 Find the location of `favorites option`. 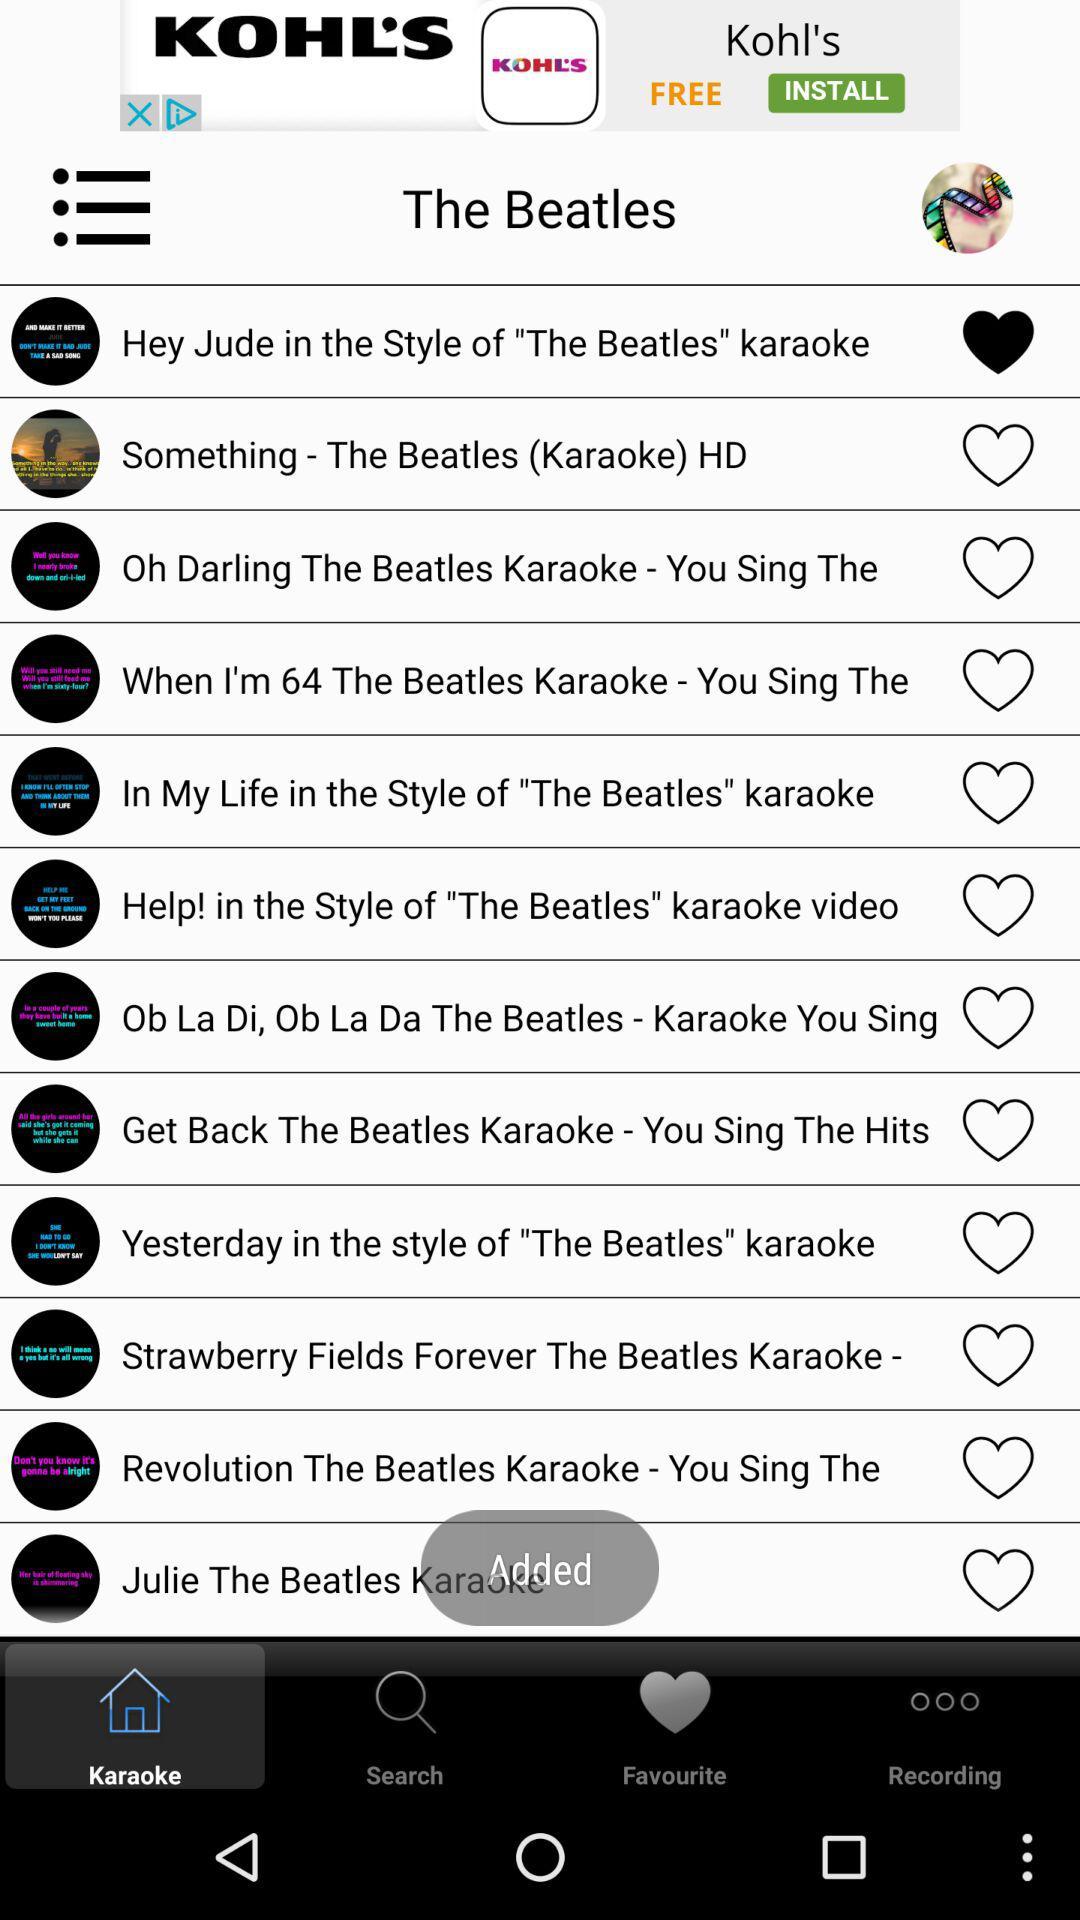

favorites option is located at coordinates (998, 1353).